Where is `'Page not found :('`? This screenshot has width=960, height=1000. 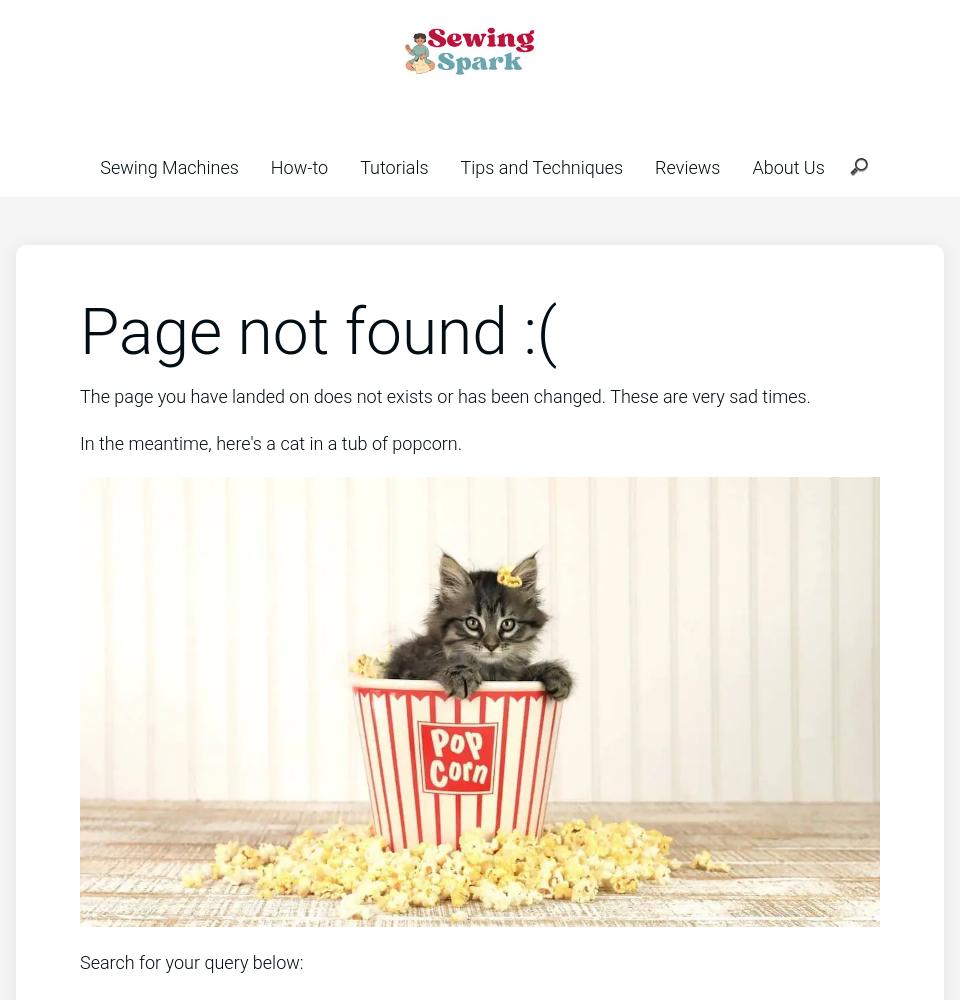
'Page not found :(' is located at coordinates (79, 331).